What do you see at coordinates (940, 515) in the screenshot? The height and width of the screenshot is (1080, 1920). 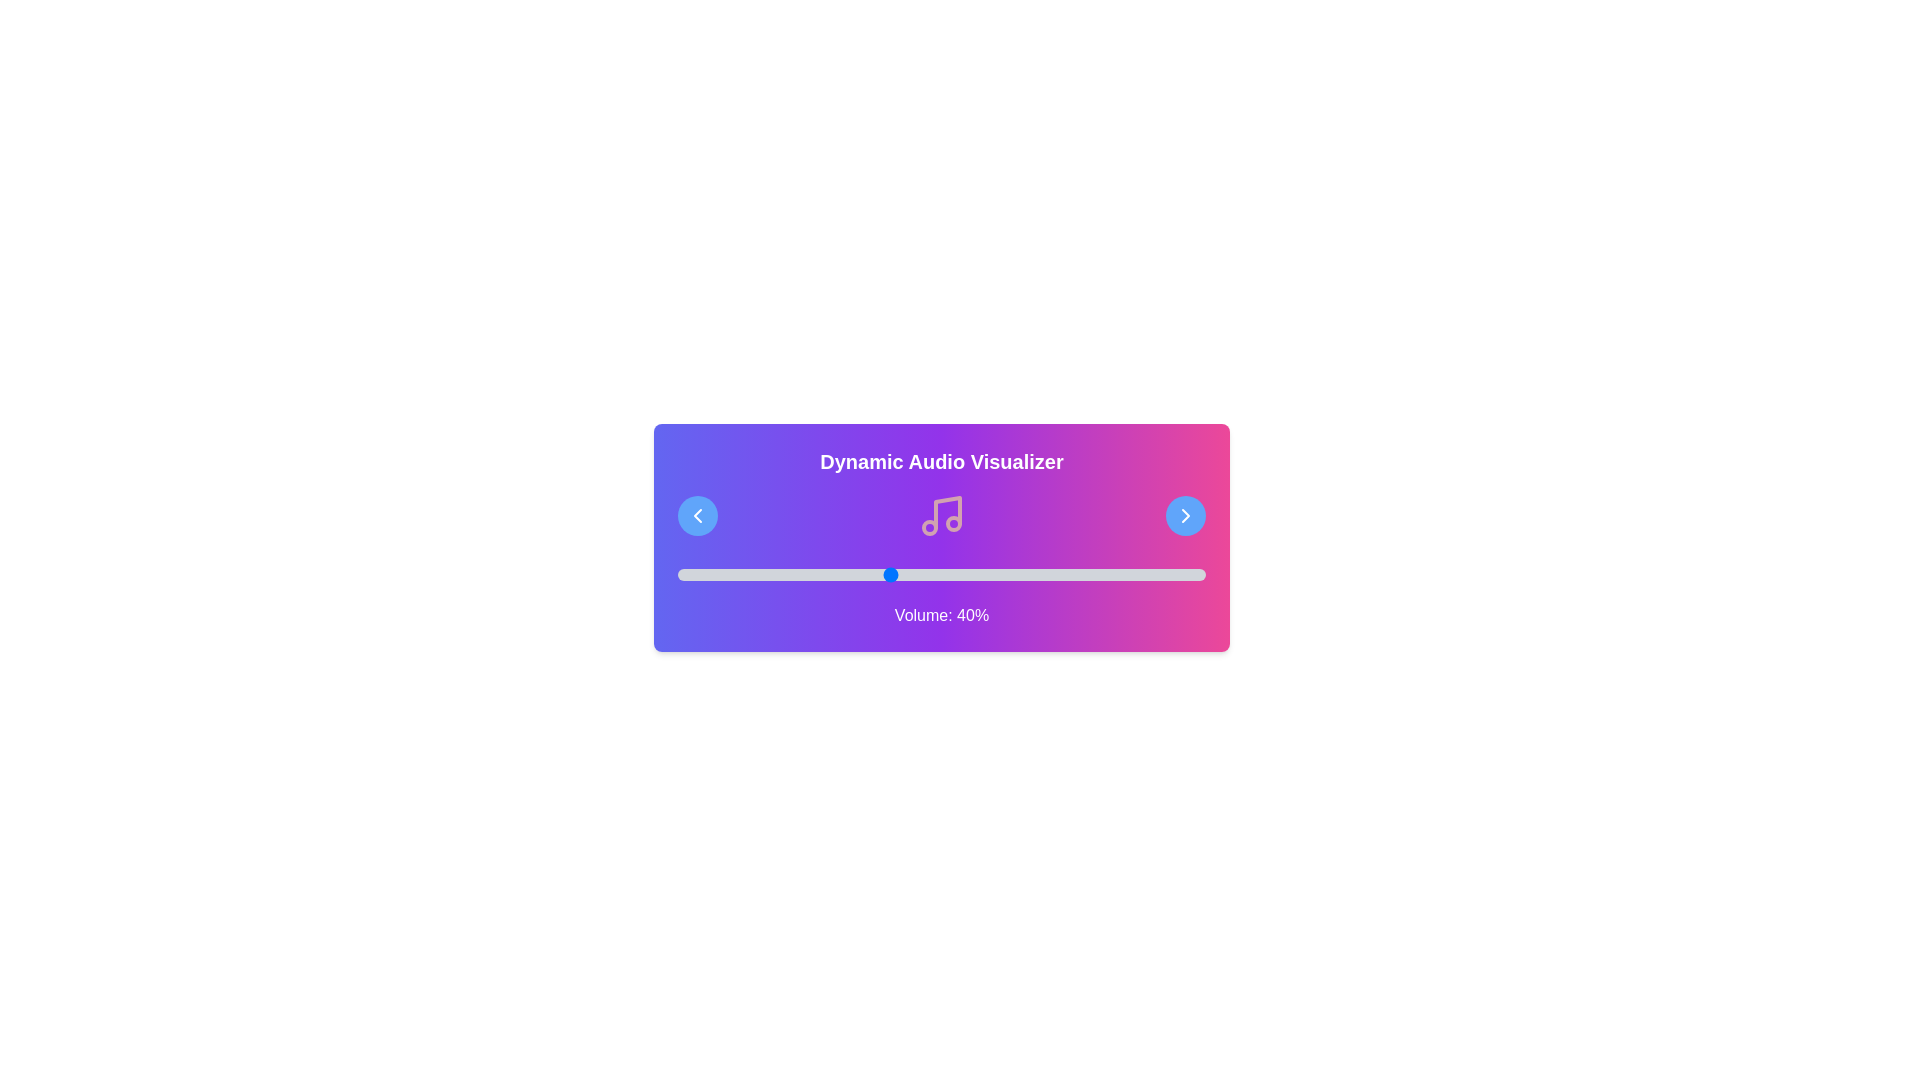 I see `the animated musical note icon to observe its animation` at bounding box center [940, 515].